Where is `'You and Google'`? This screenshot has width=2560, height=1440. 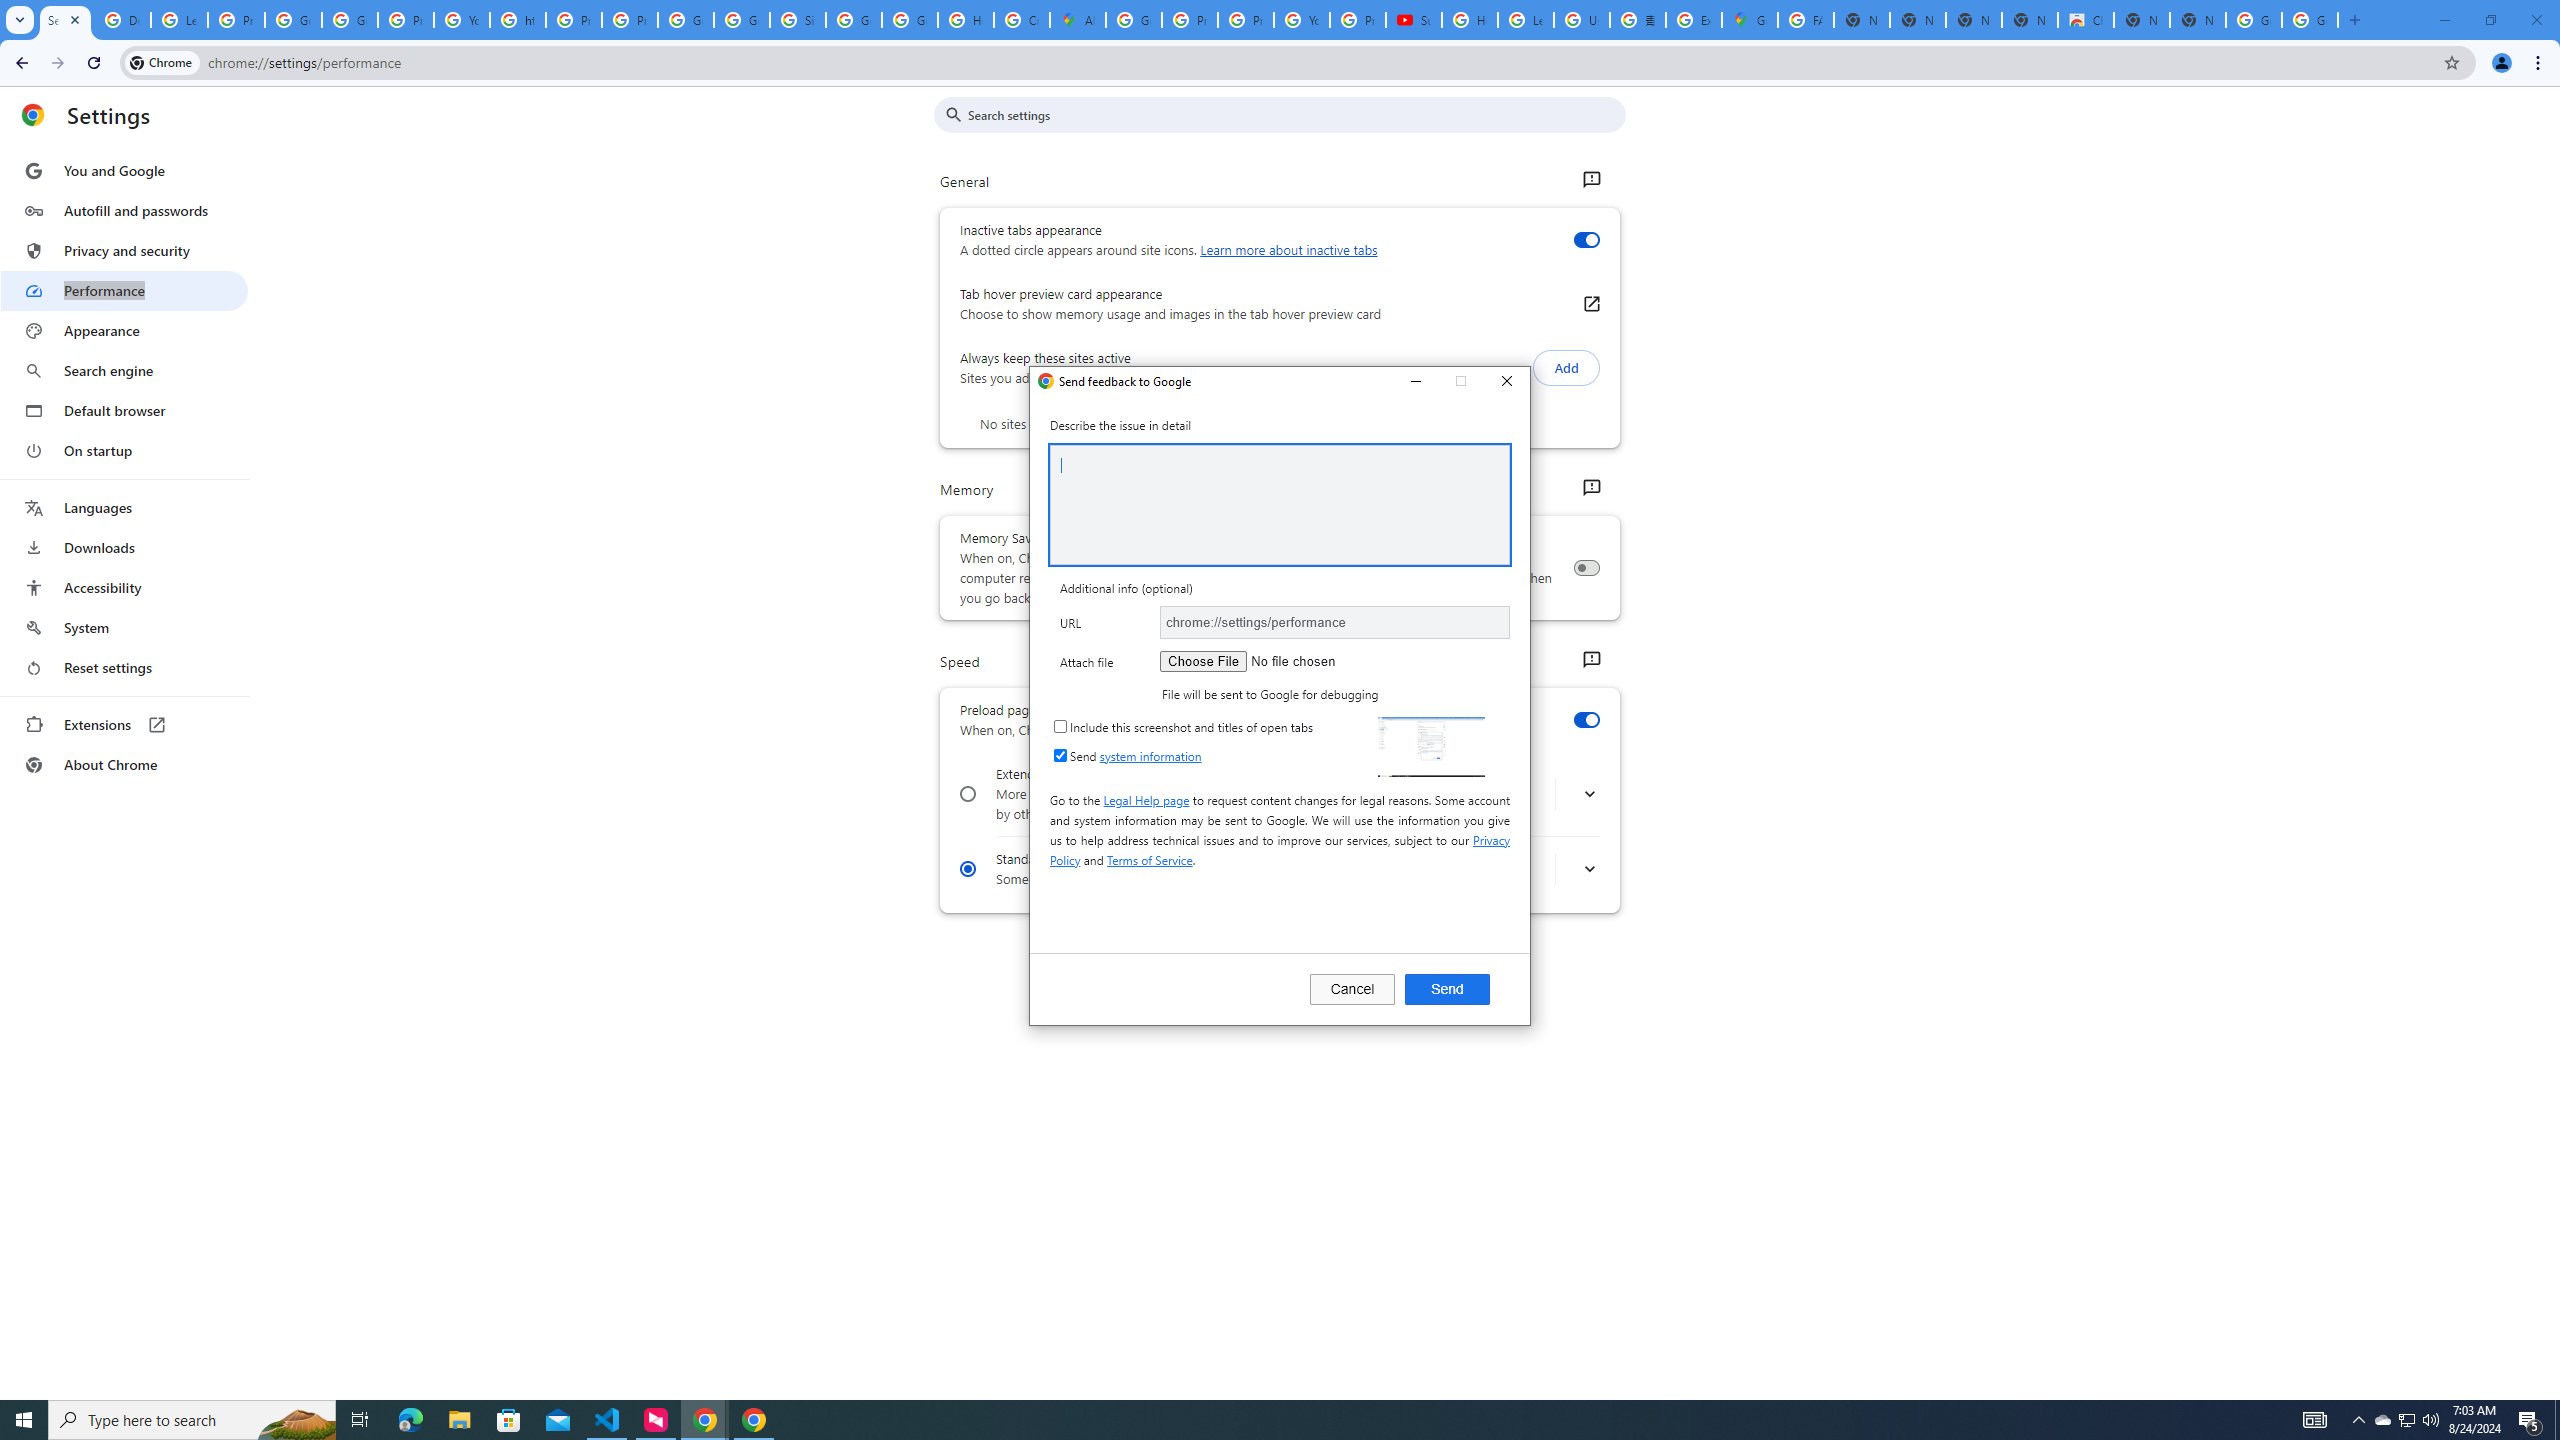 'You and Google' is located at coordinates (123, 171).